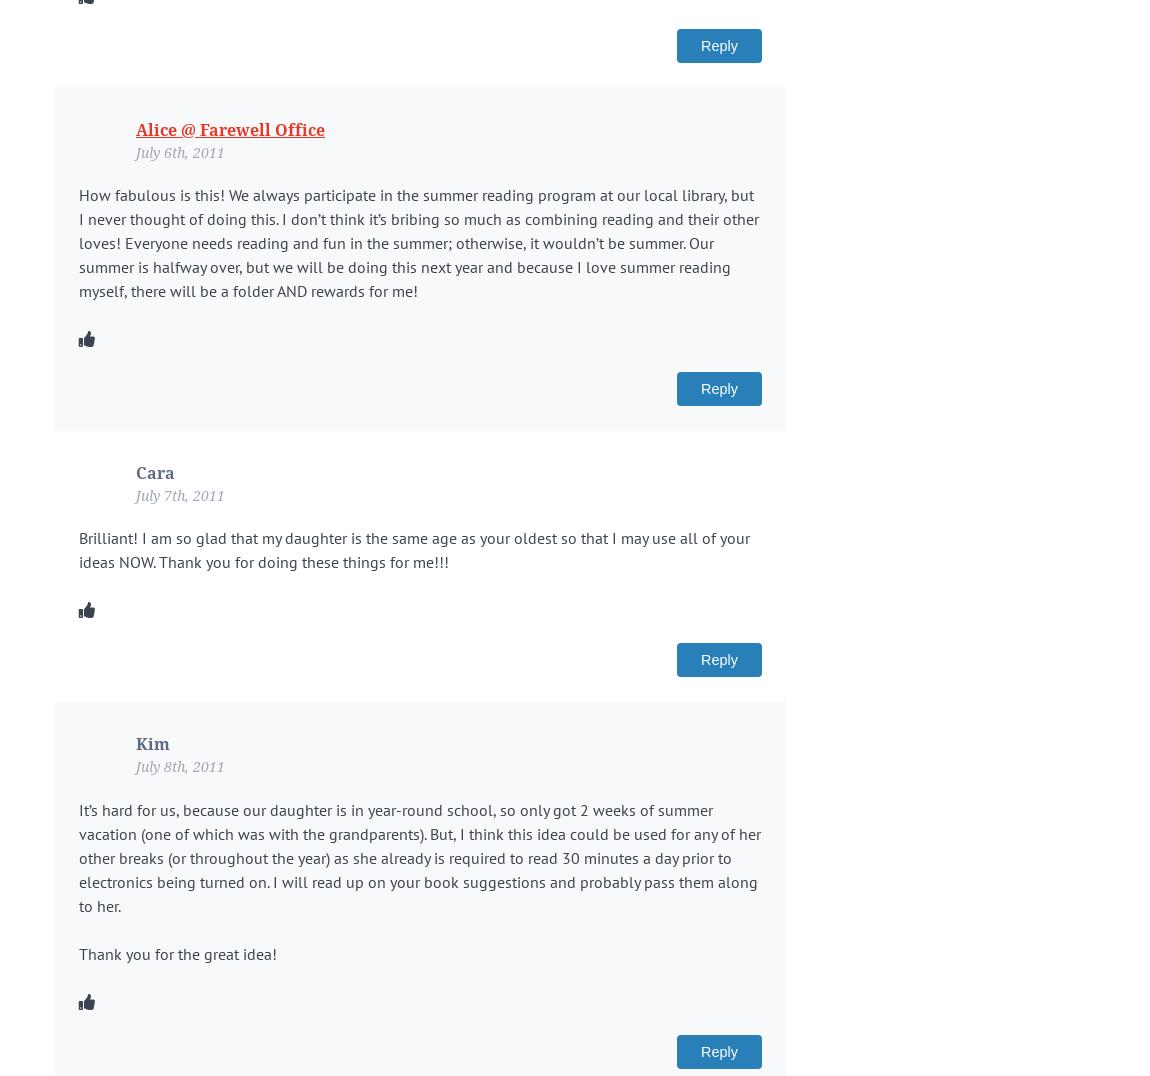  Describe the element at coordinates (179, 766) in the screenshot. I see `'July 8th, 2011'` at that location.